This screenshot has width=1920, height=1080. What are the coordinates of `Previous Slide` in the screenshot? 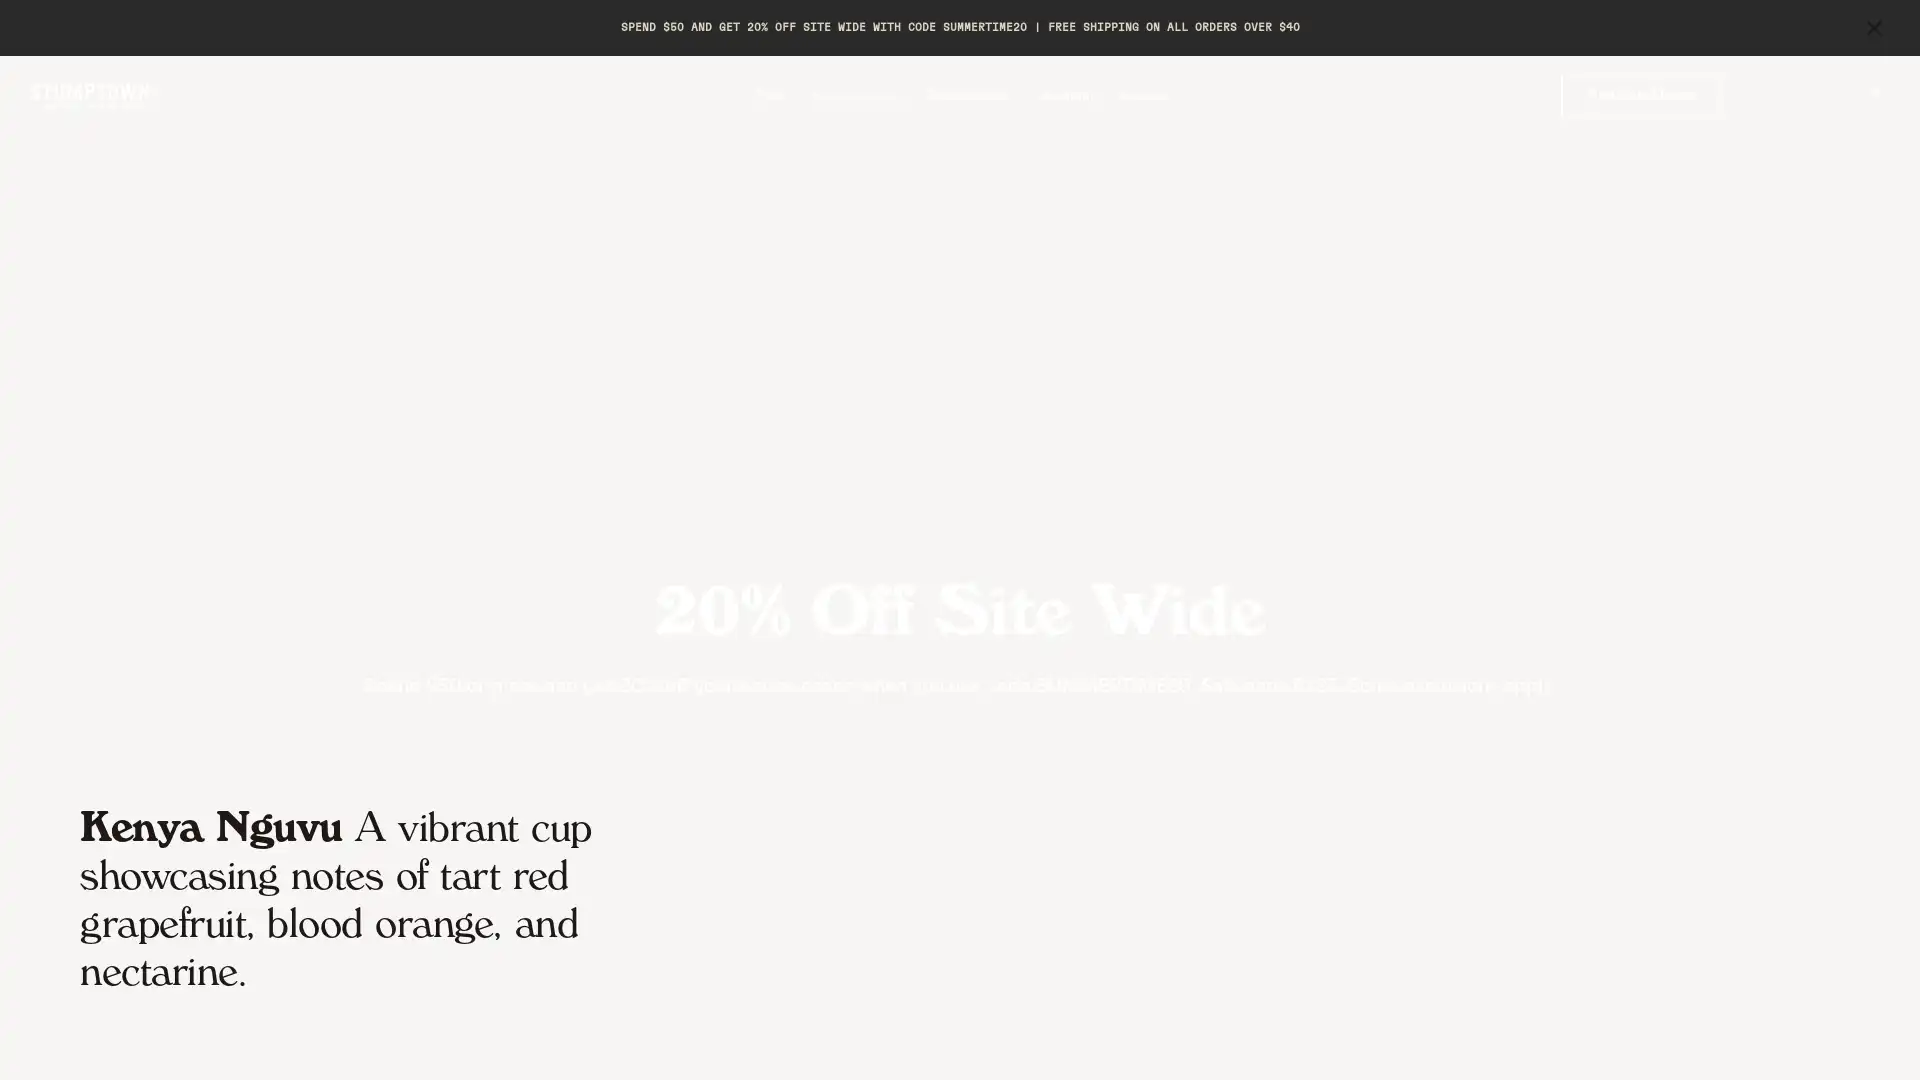 It's located at (1828, 1039).